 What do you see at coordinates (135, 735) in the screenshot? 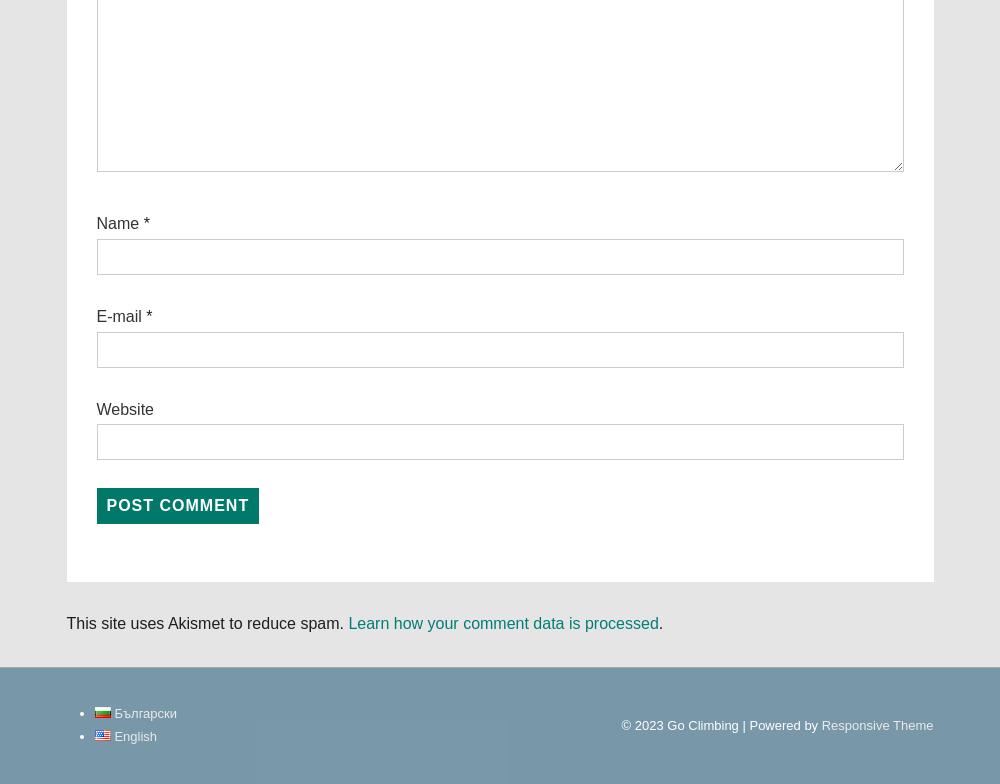
I see `'English'` at bounding box center [135, 735].